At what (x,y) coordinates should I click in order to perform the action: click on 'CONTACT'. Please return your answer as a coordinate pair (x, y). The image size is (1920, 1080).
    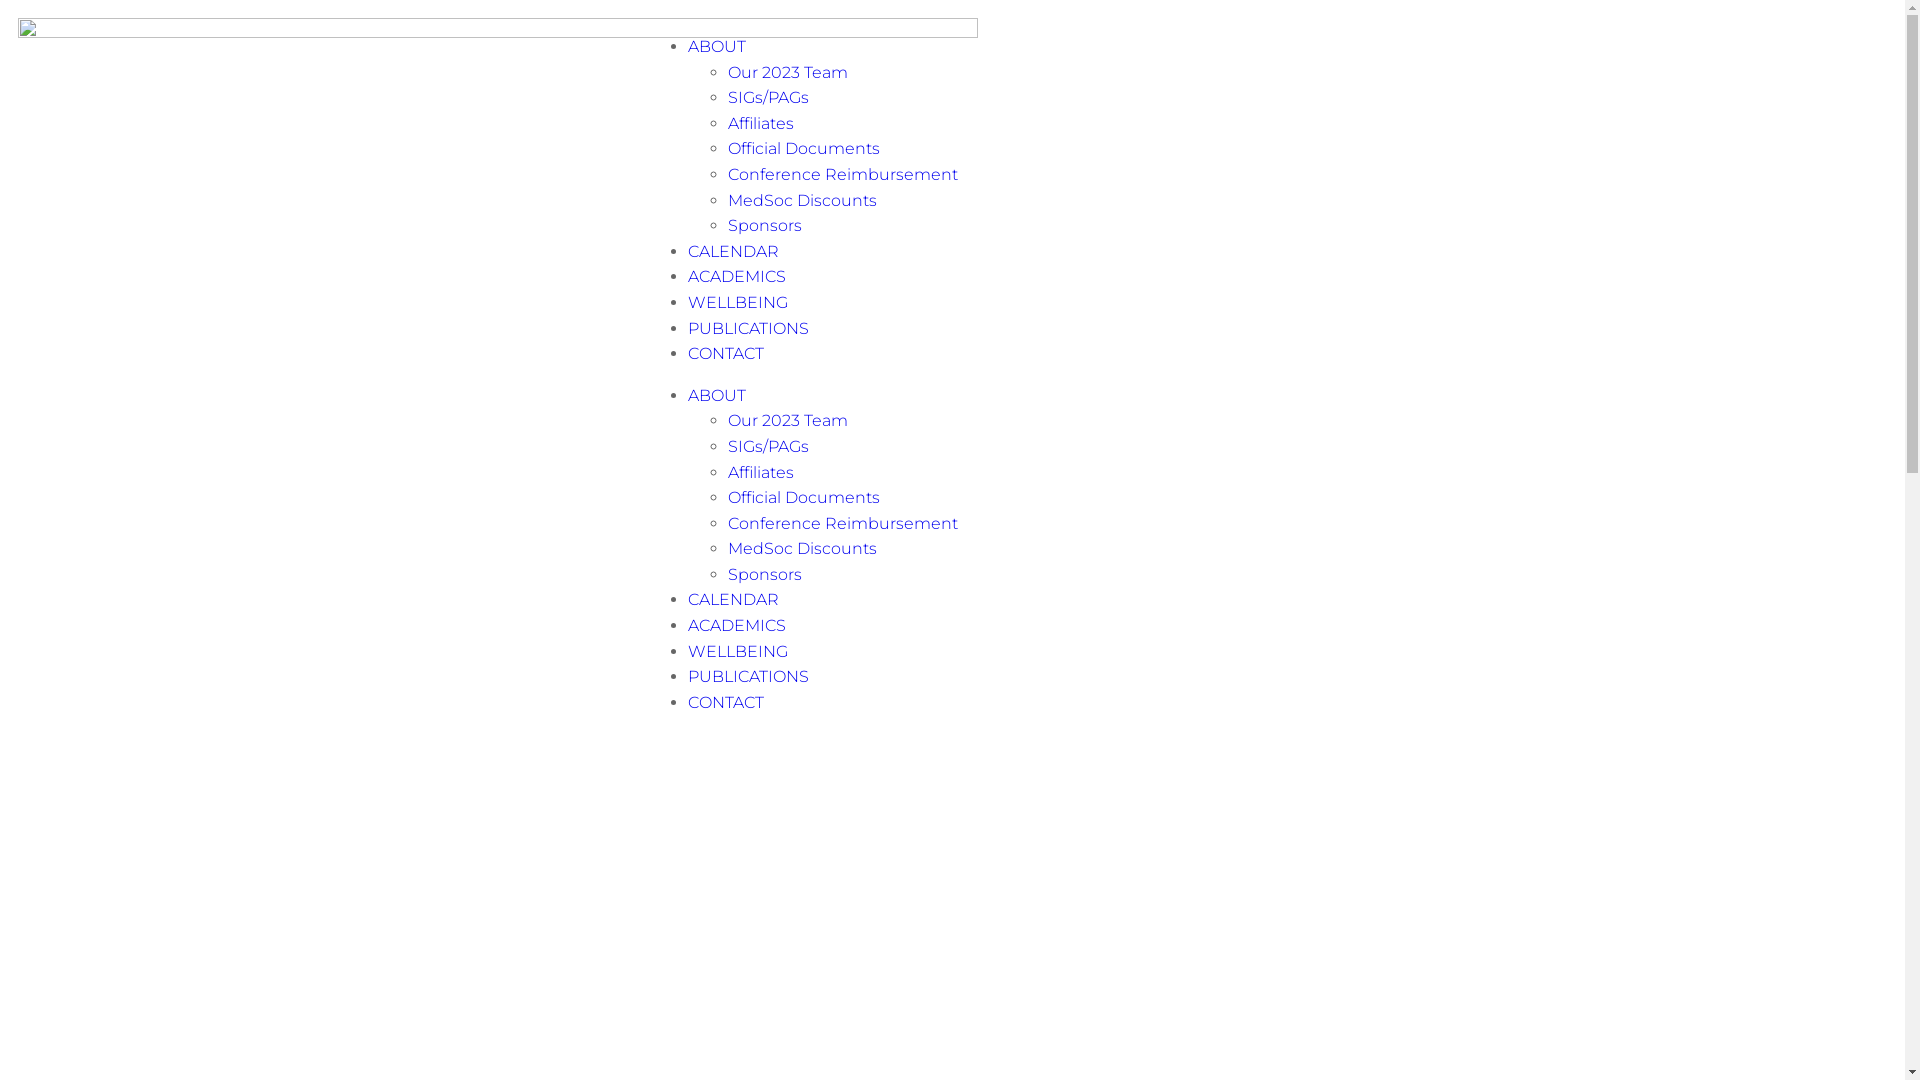
    Looking at the image, I should click on (724, 701).